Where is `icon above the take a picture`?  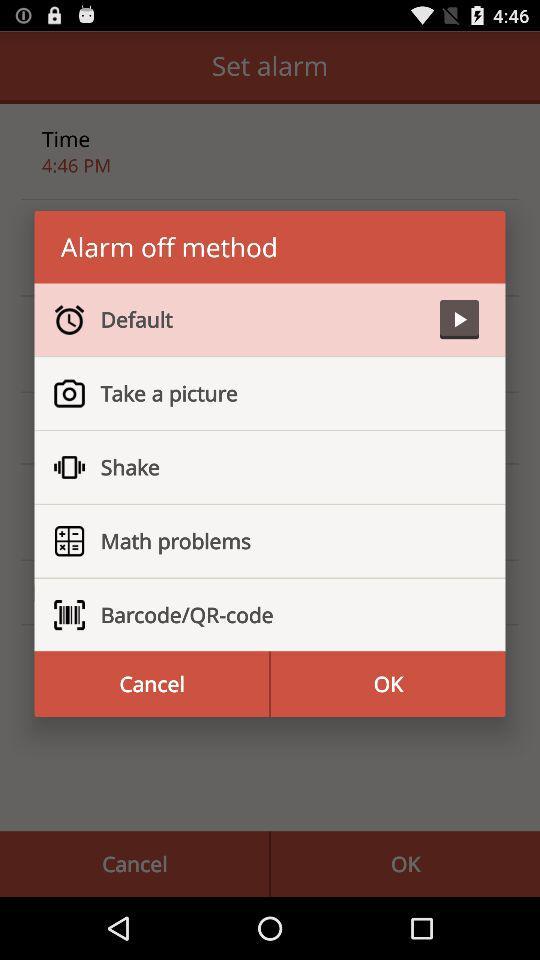 icon above the take a picture is located at coordinates (262, 319).